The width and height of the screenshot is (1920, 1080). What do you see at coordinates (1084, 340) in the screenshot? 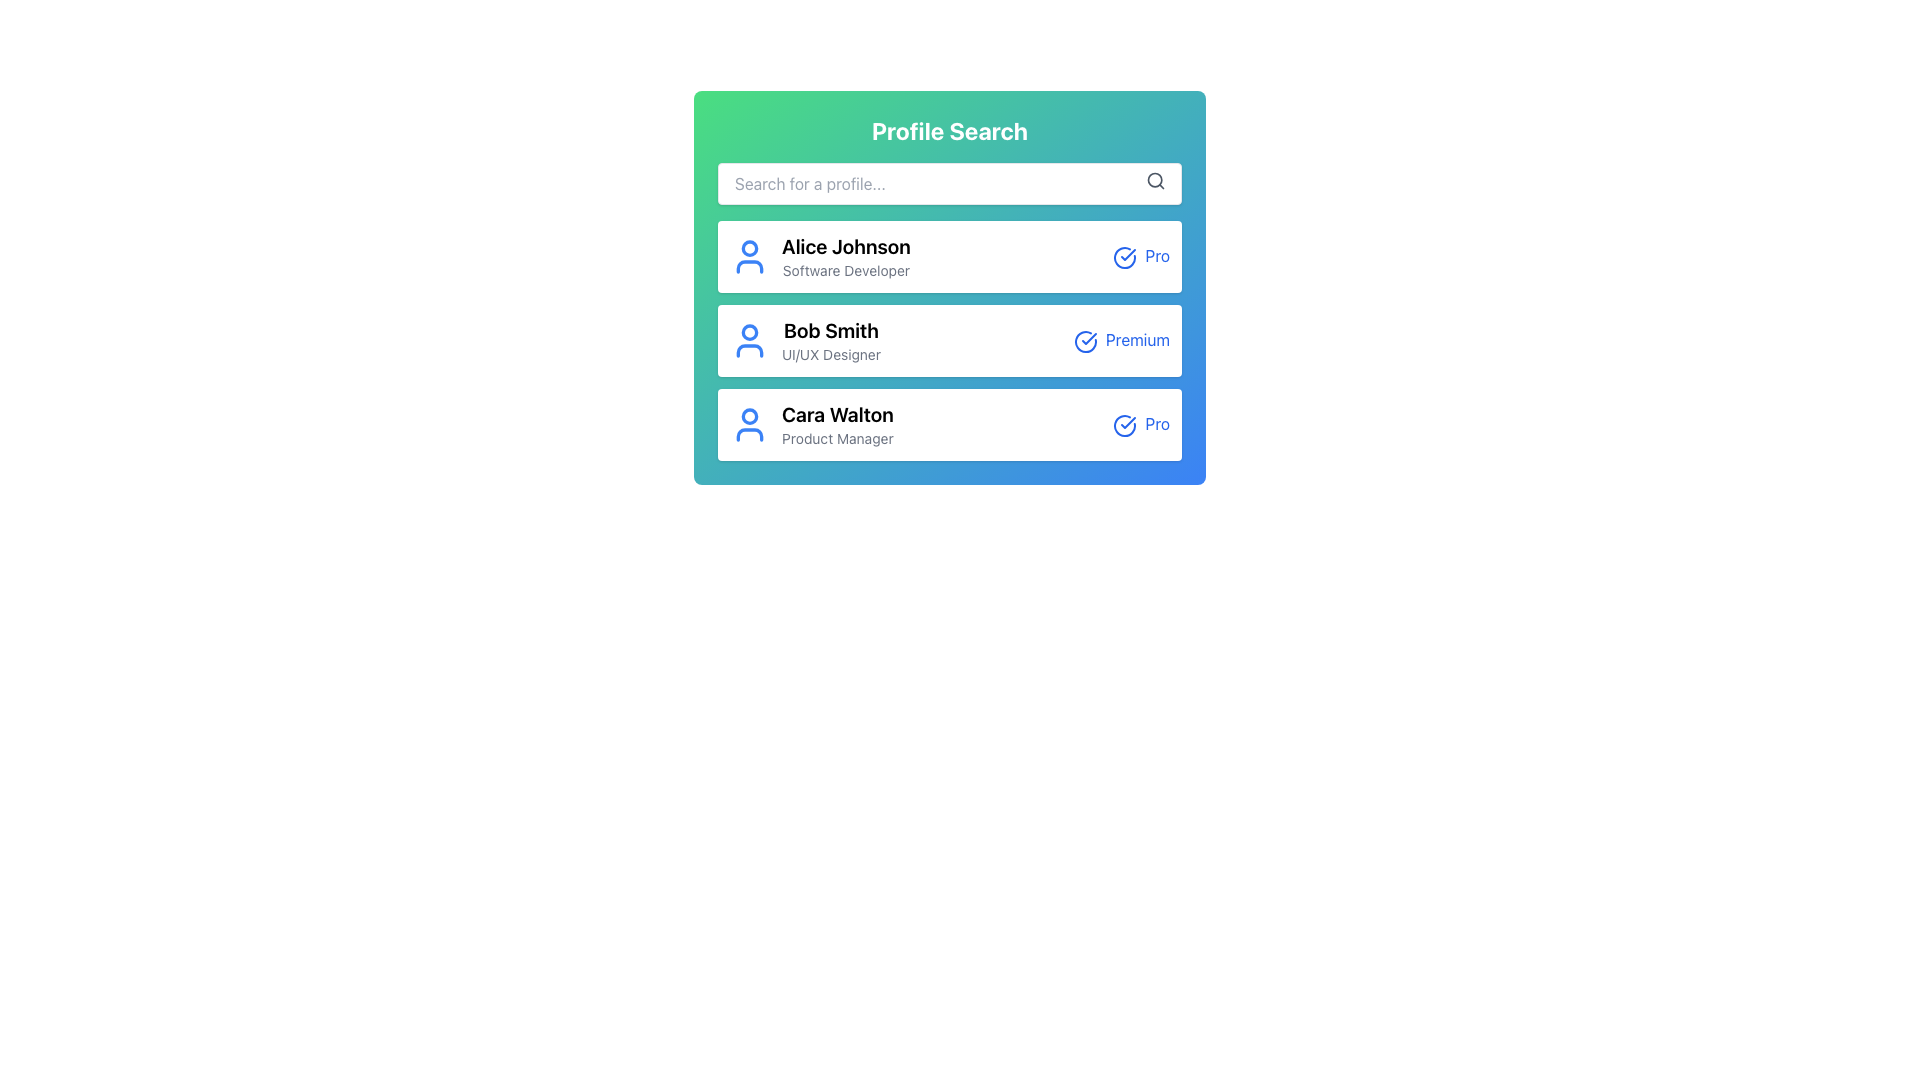
I see `the Premium account status icon for 'Bob Smith', which is located to the right of the text 'Bob Smith'` at bounding box center [1084, 340].